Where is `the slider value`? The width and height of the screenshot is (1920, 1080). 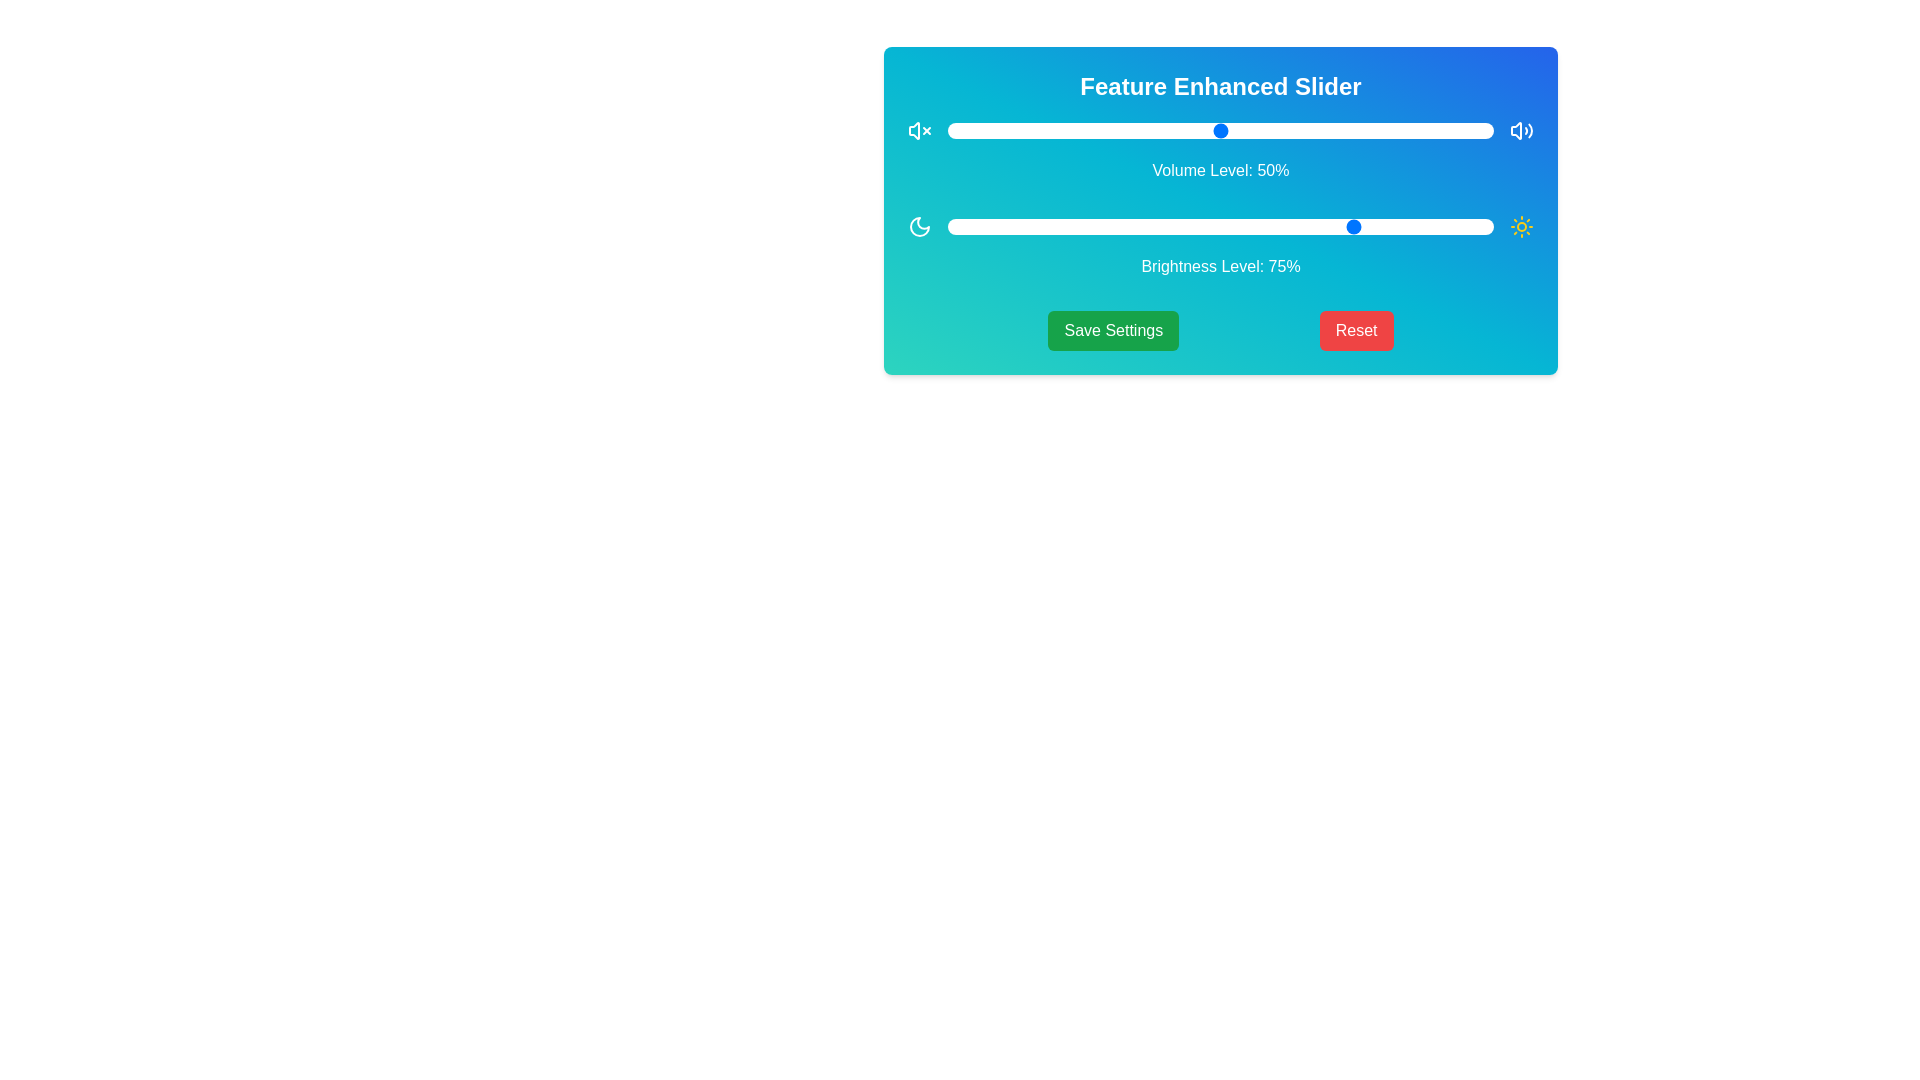 the slider value is located at coordinates (1050, 131).